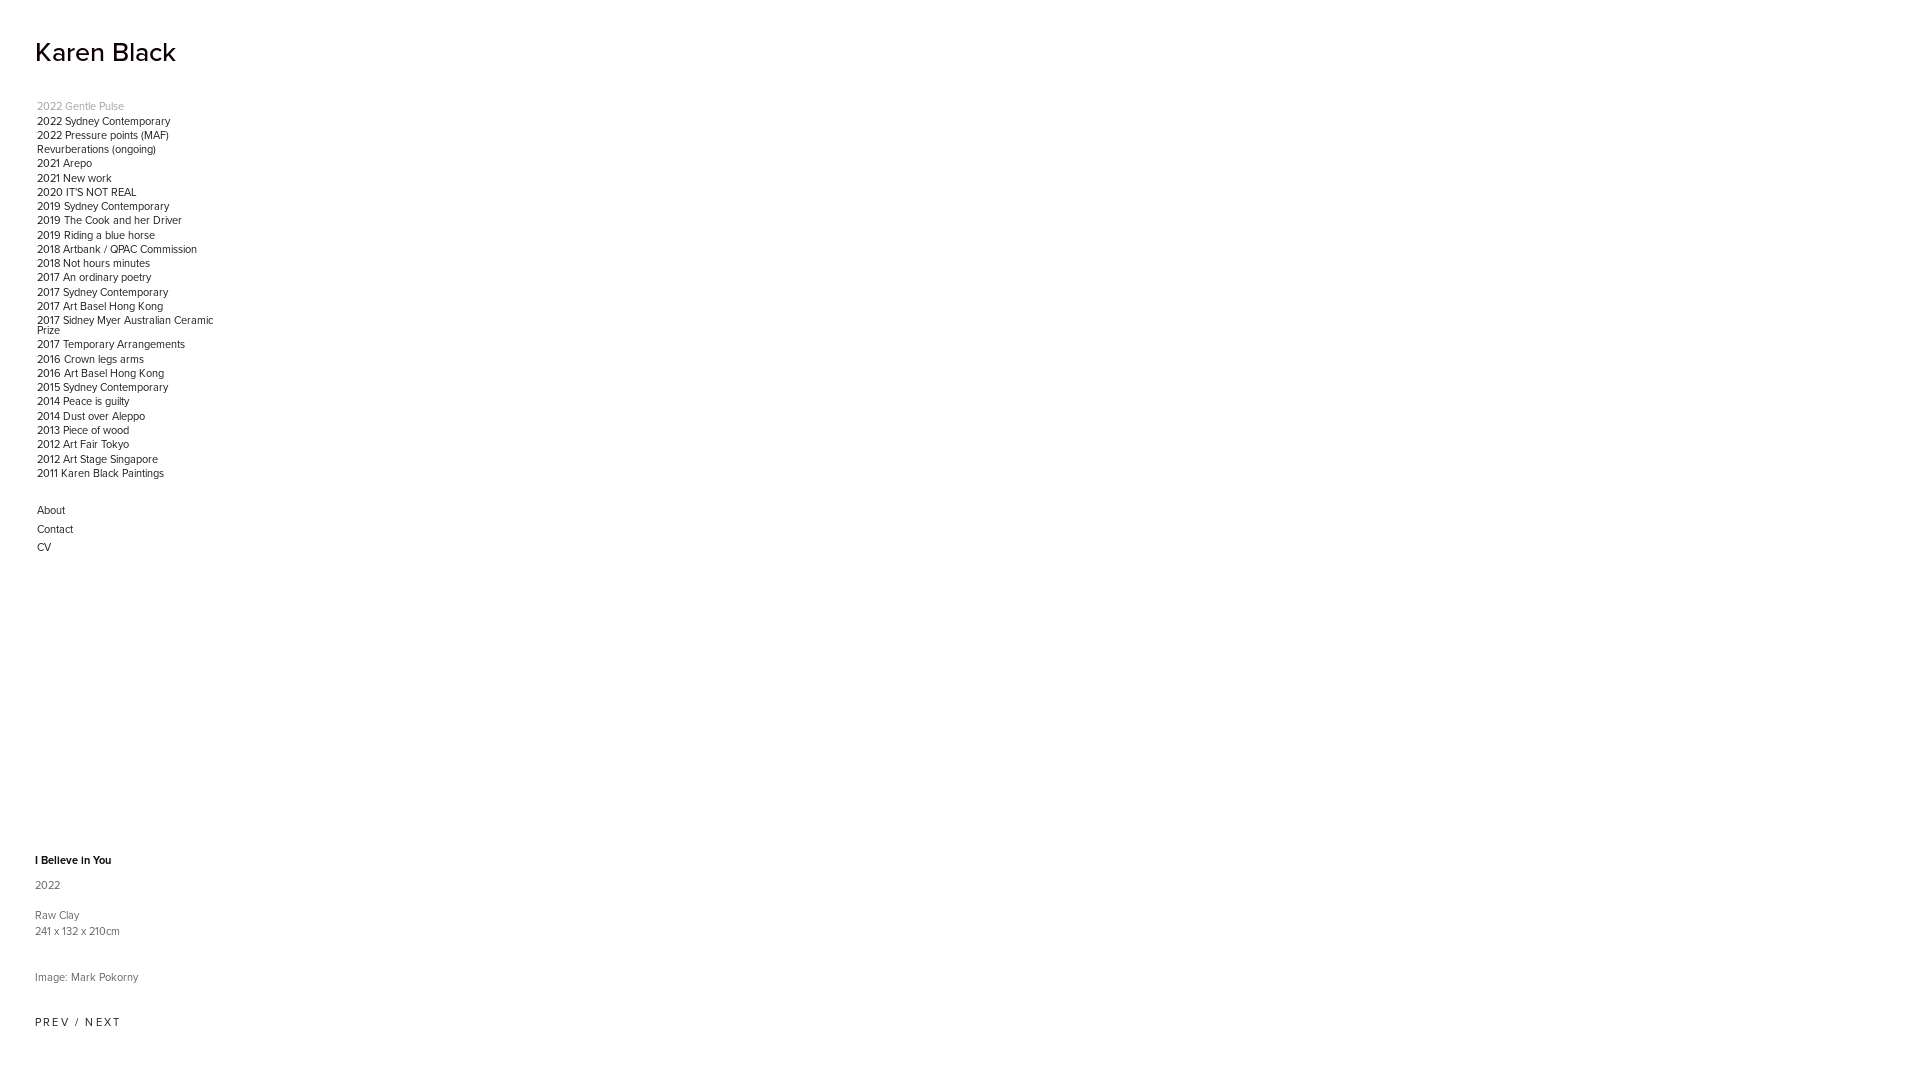 This screenshot has height=1080, width=1920. Describe the element at coordinates (128, 163) in the screenshot. I see `'2021 Arepo'` at that location.